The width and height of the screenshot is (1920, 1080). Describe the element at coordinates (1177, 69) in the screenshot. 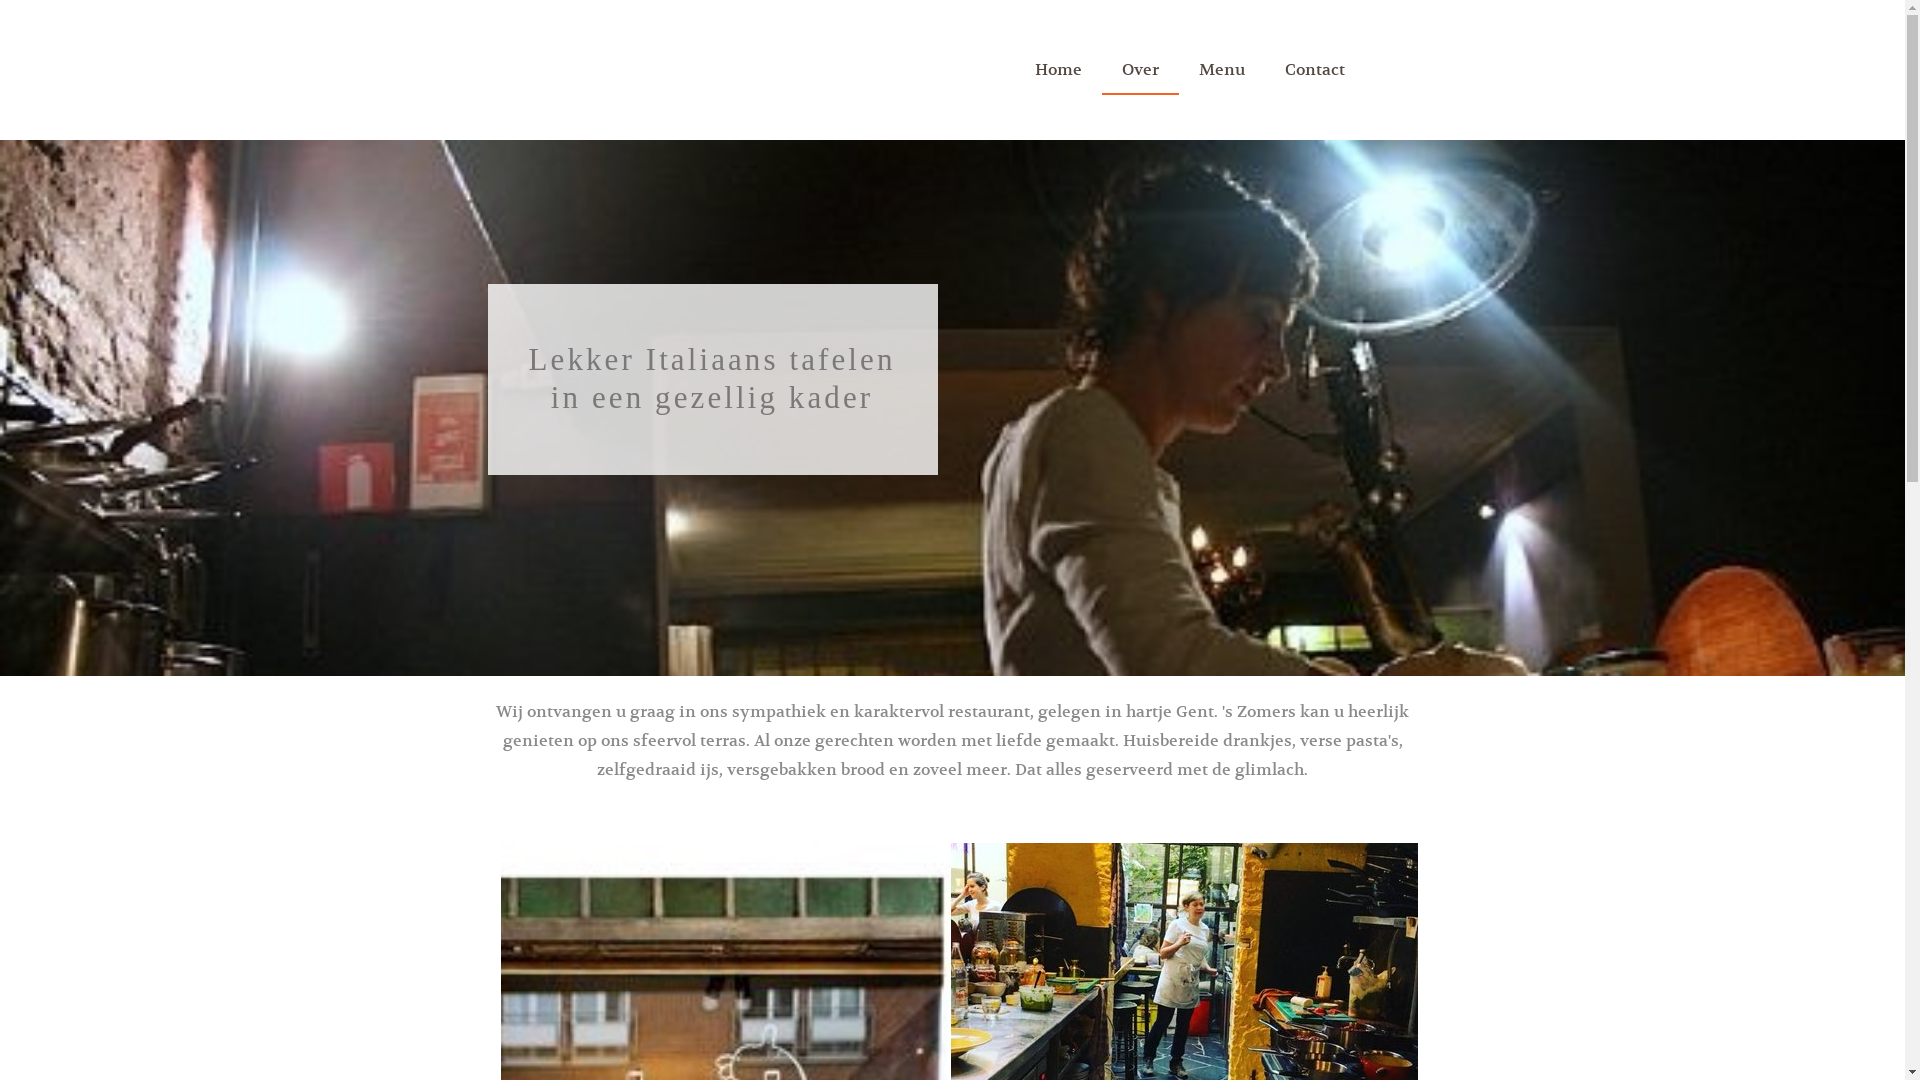

I see `'Menu'` at that location.